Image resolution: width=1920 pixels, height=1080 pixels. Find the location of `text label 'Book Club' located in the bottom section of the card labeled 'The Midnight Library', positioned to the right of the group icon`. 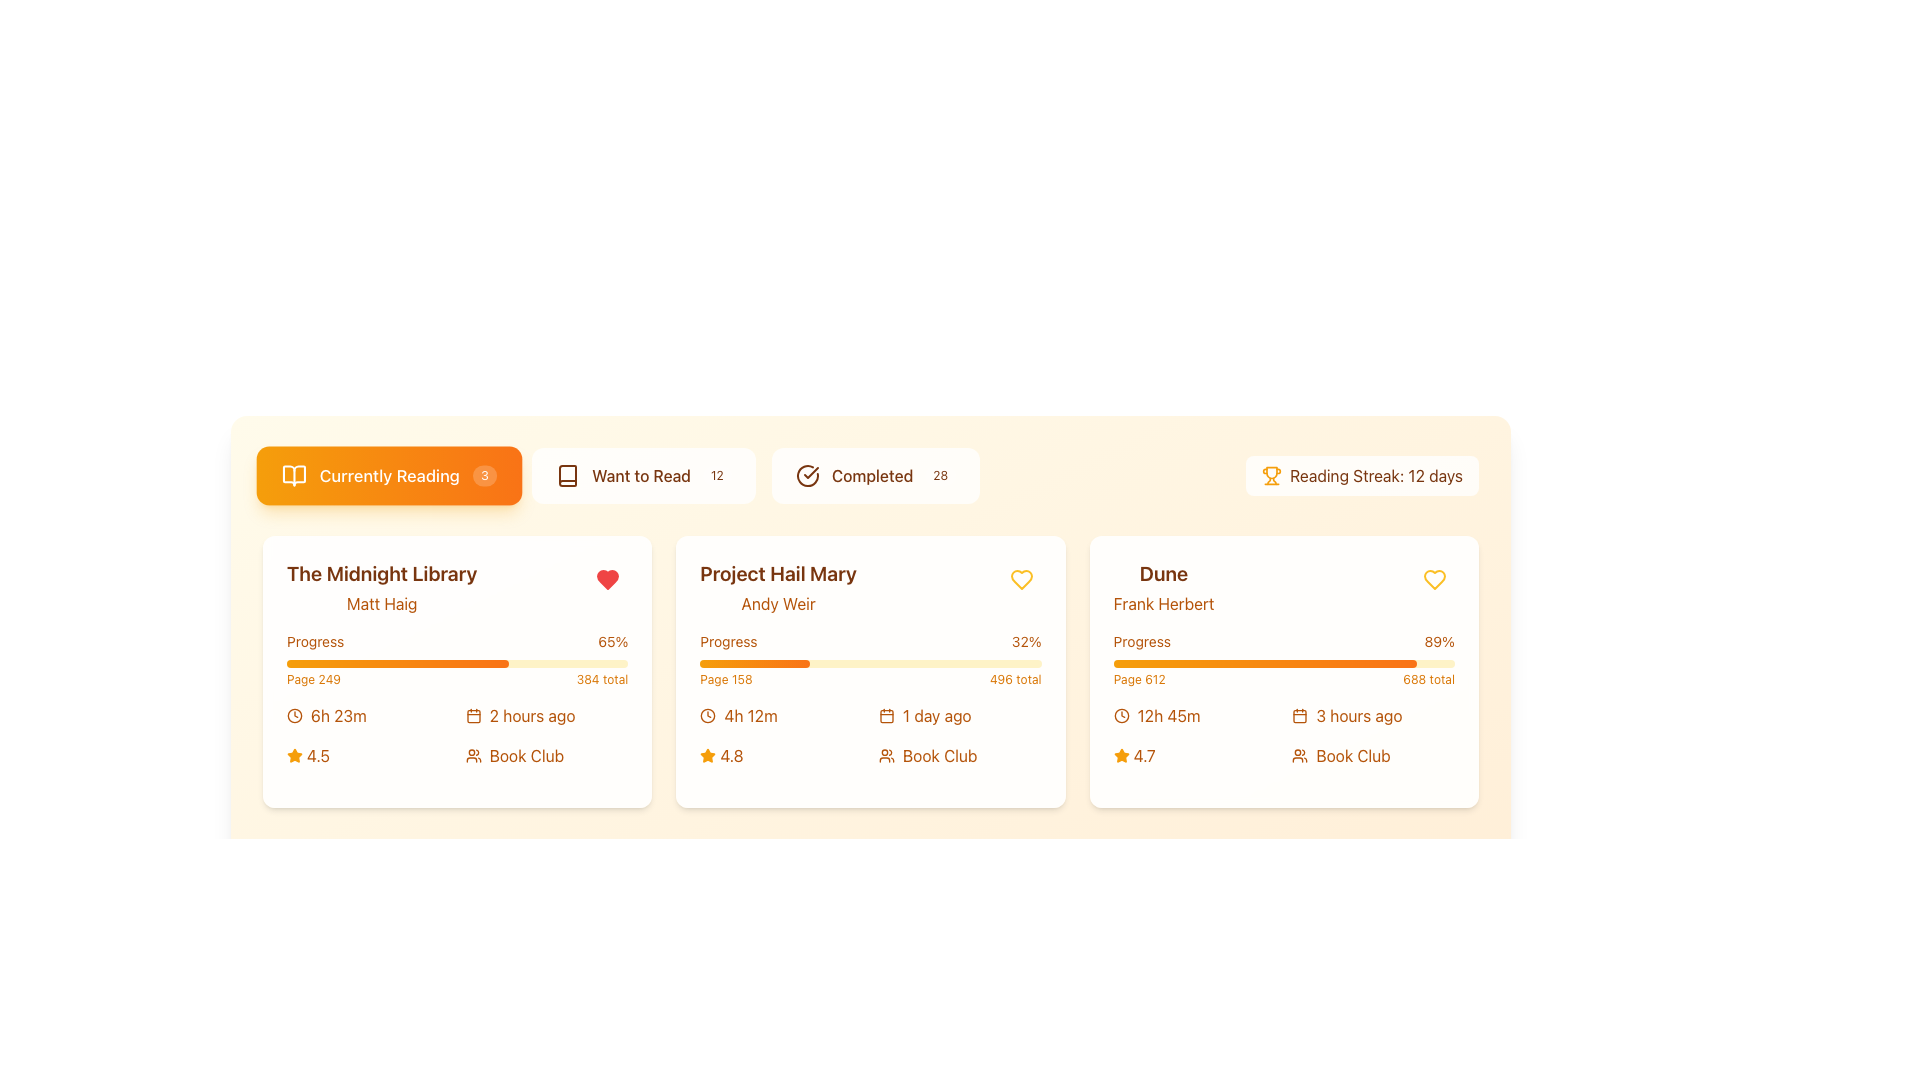

text label 'Book Club' located in the bottom section of the card labeled 'The Midnight Library', positioned to the right of the group icon is located at coordinates (526, 756).